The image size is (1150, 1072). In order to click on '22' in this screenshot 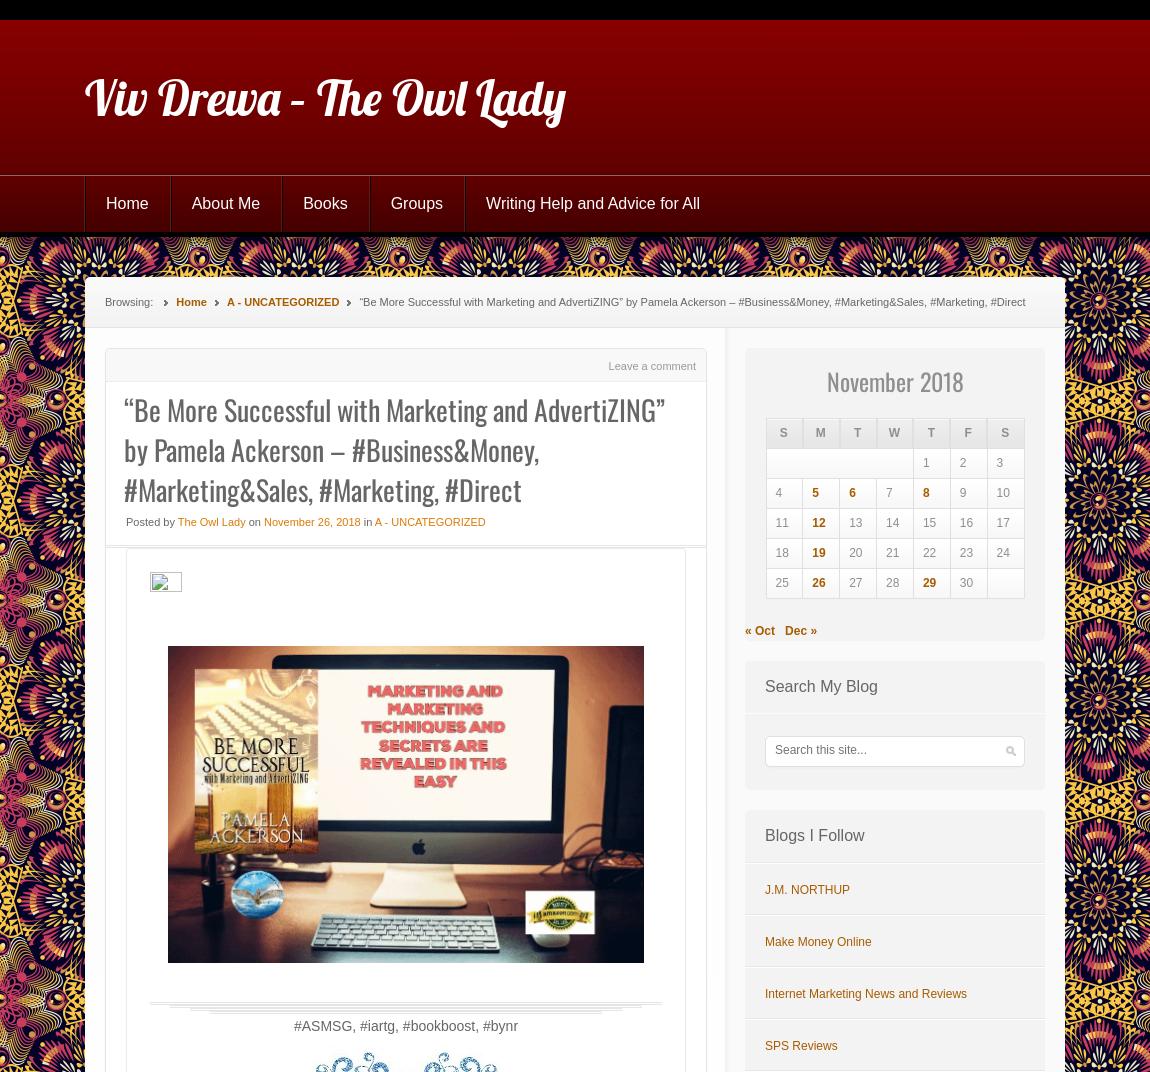, I will do `click(921, 552)`.